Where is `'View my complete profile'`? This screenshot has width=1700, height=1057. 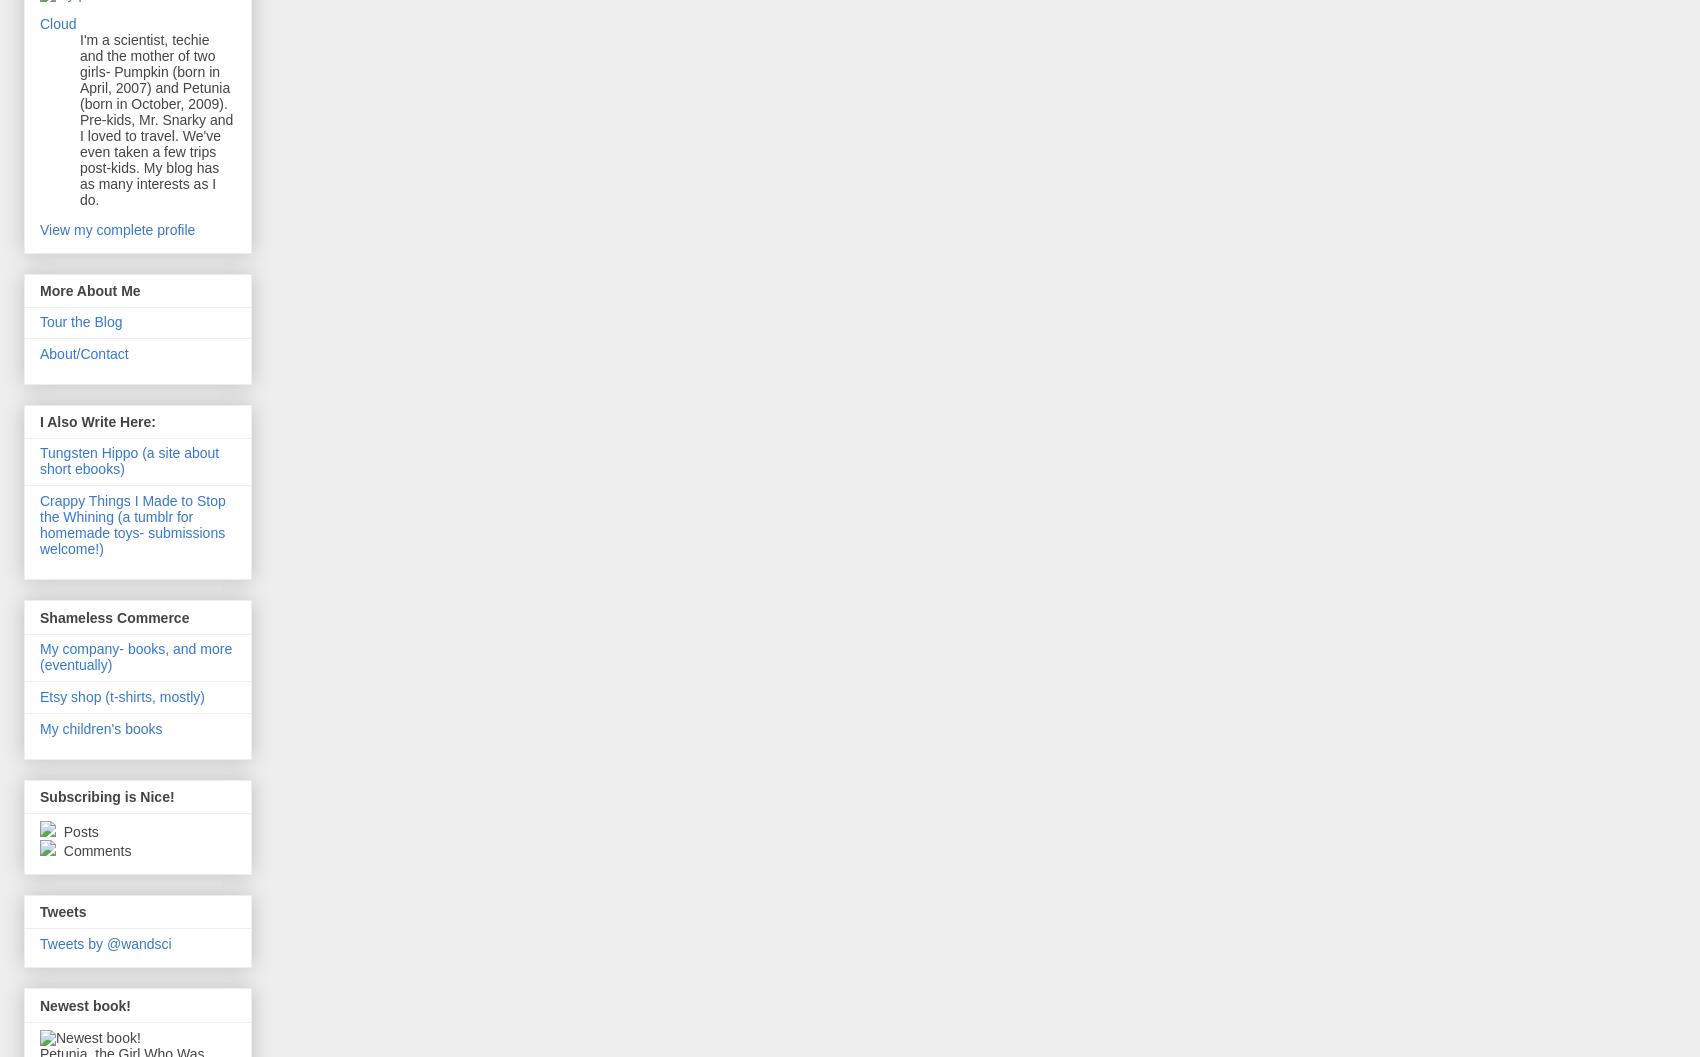 'View my complete profile' is located at coordinates (116, 228).